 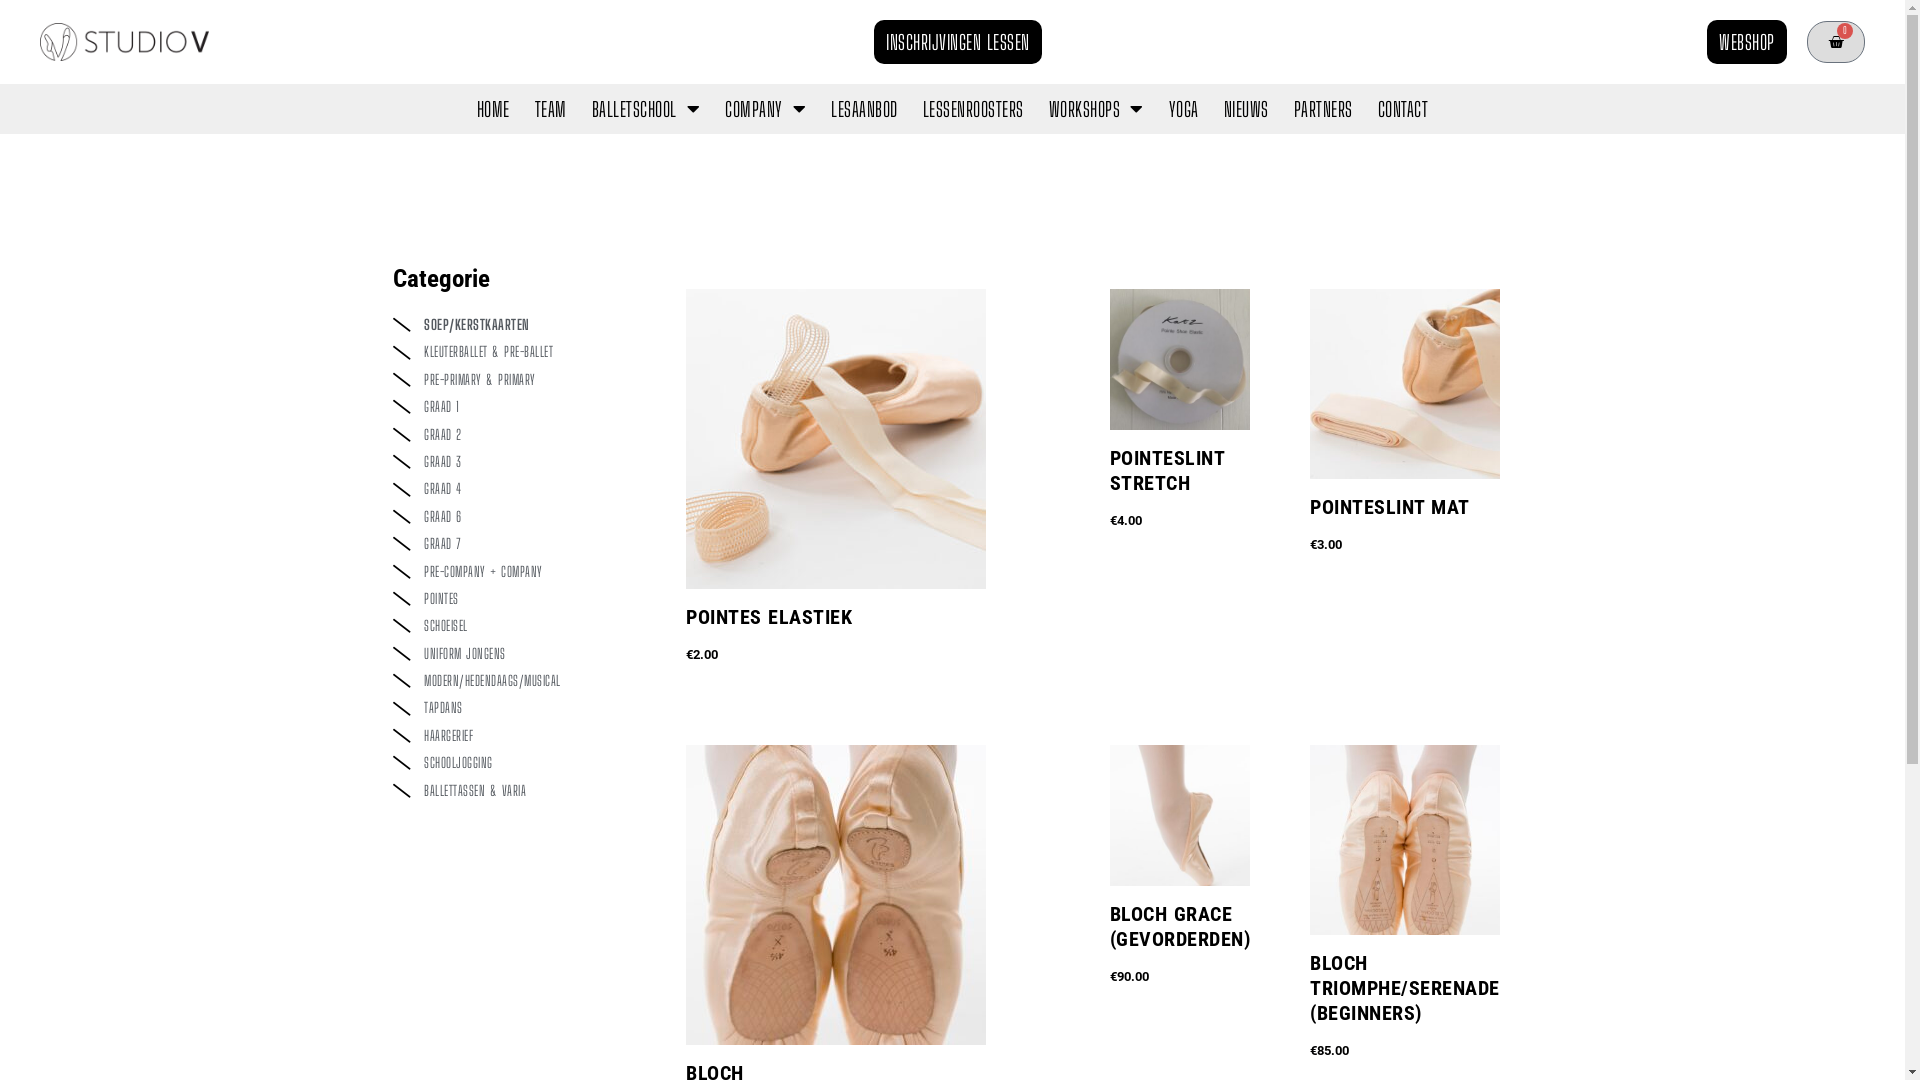 I want to click on 'GRAAD 3', so click(x=518, y=462).